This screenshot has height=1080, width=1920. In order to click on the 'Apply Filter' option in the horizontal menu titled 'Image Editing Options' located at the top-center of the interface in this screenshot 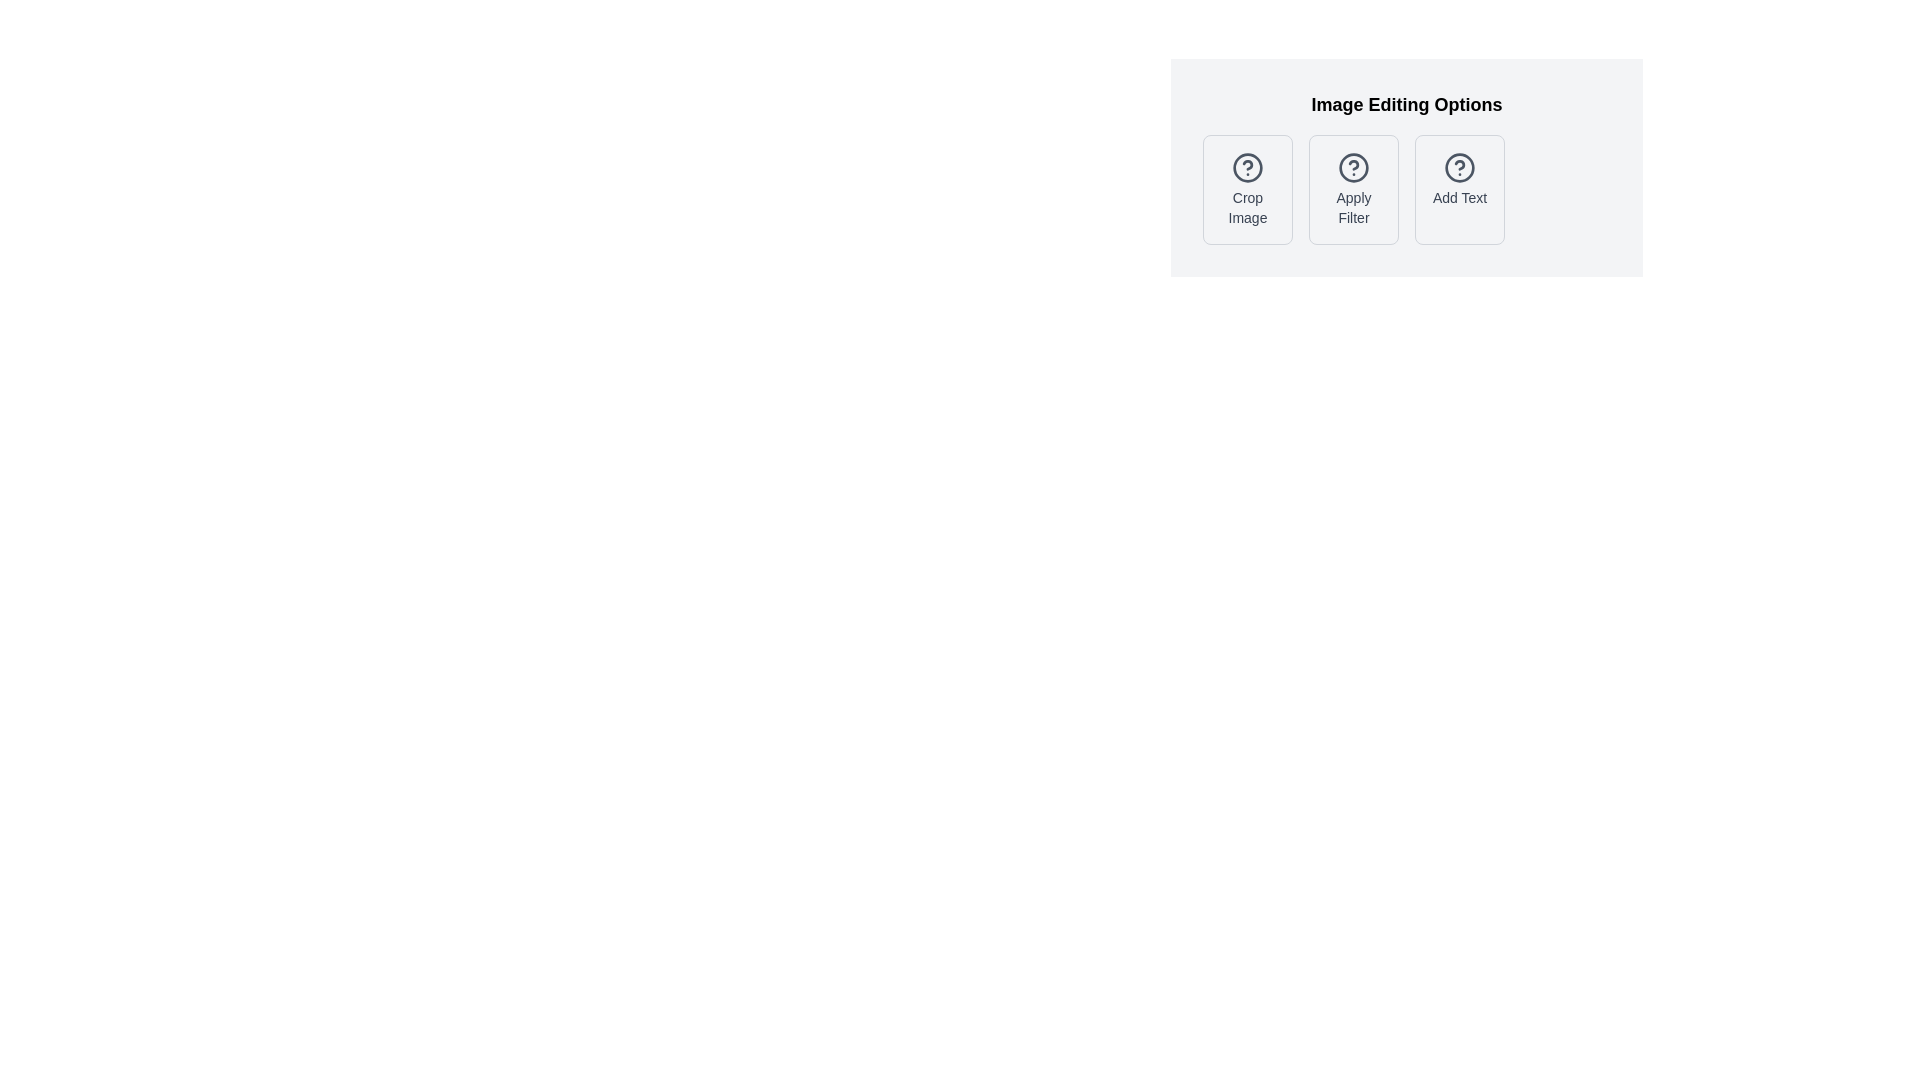, I will do `click(1405, 167)`.